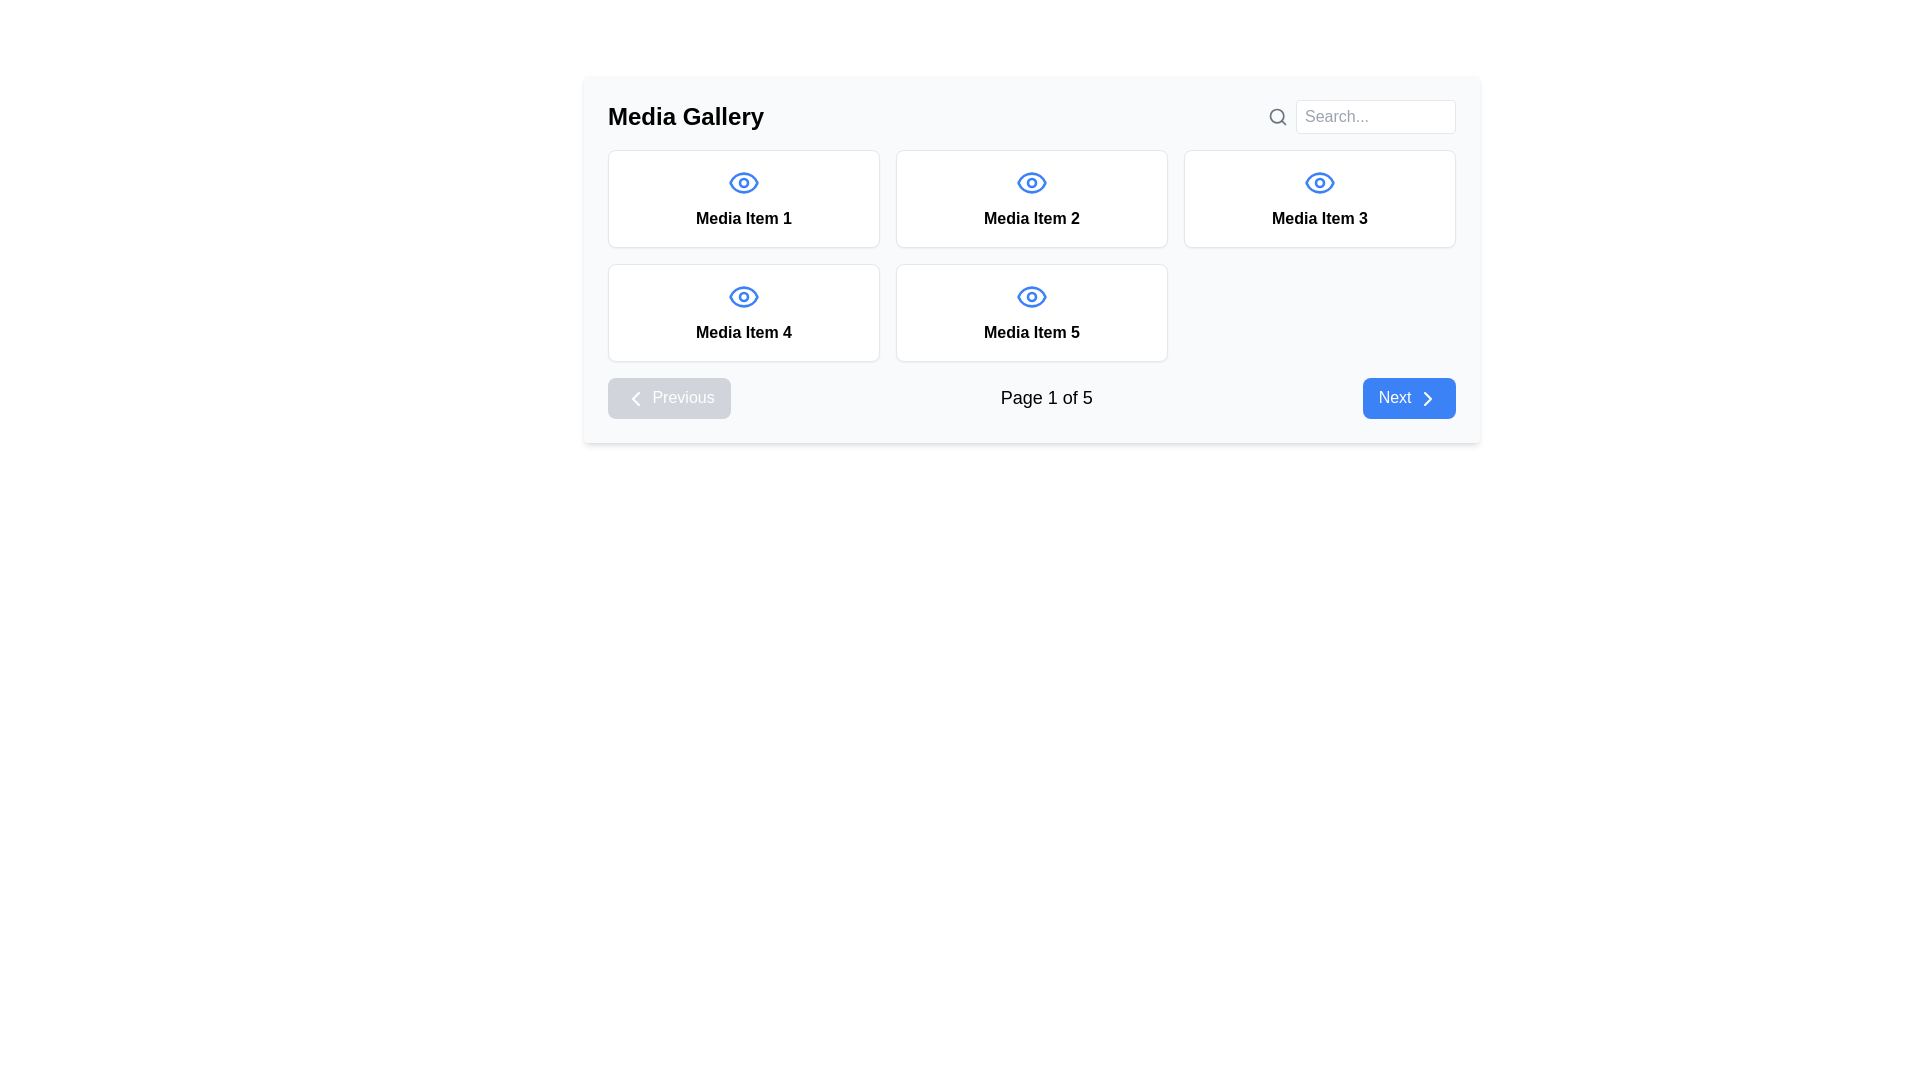 Image resolution: width=1920 pixels, height=1080 pixels. Describe the element at coordinates (1032, 312) in the screenshot. I see `the informational panel representing 'Media Item 5'` at that location.